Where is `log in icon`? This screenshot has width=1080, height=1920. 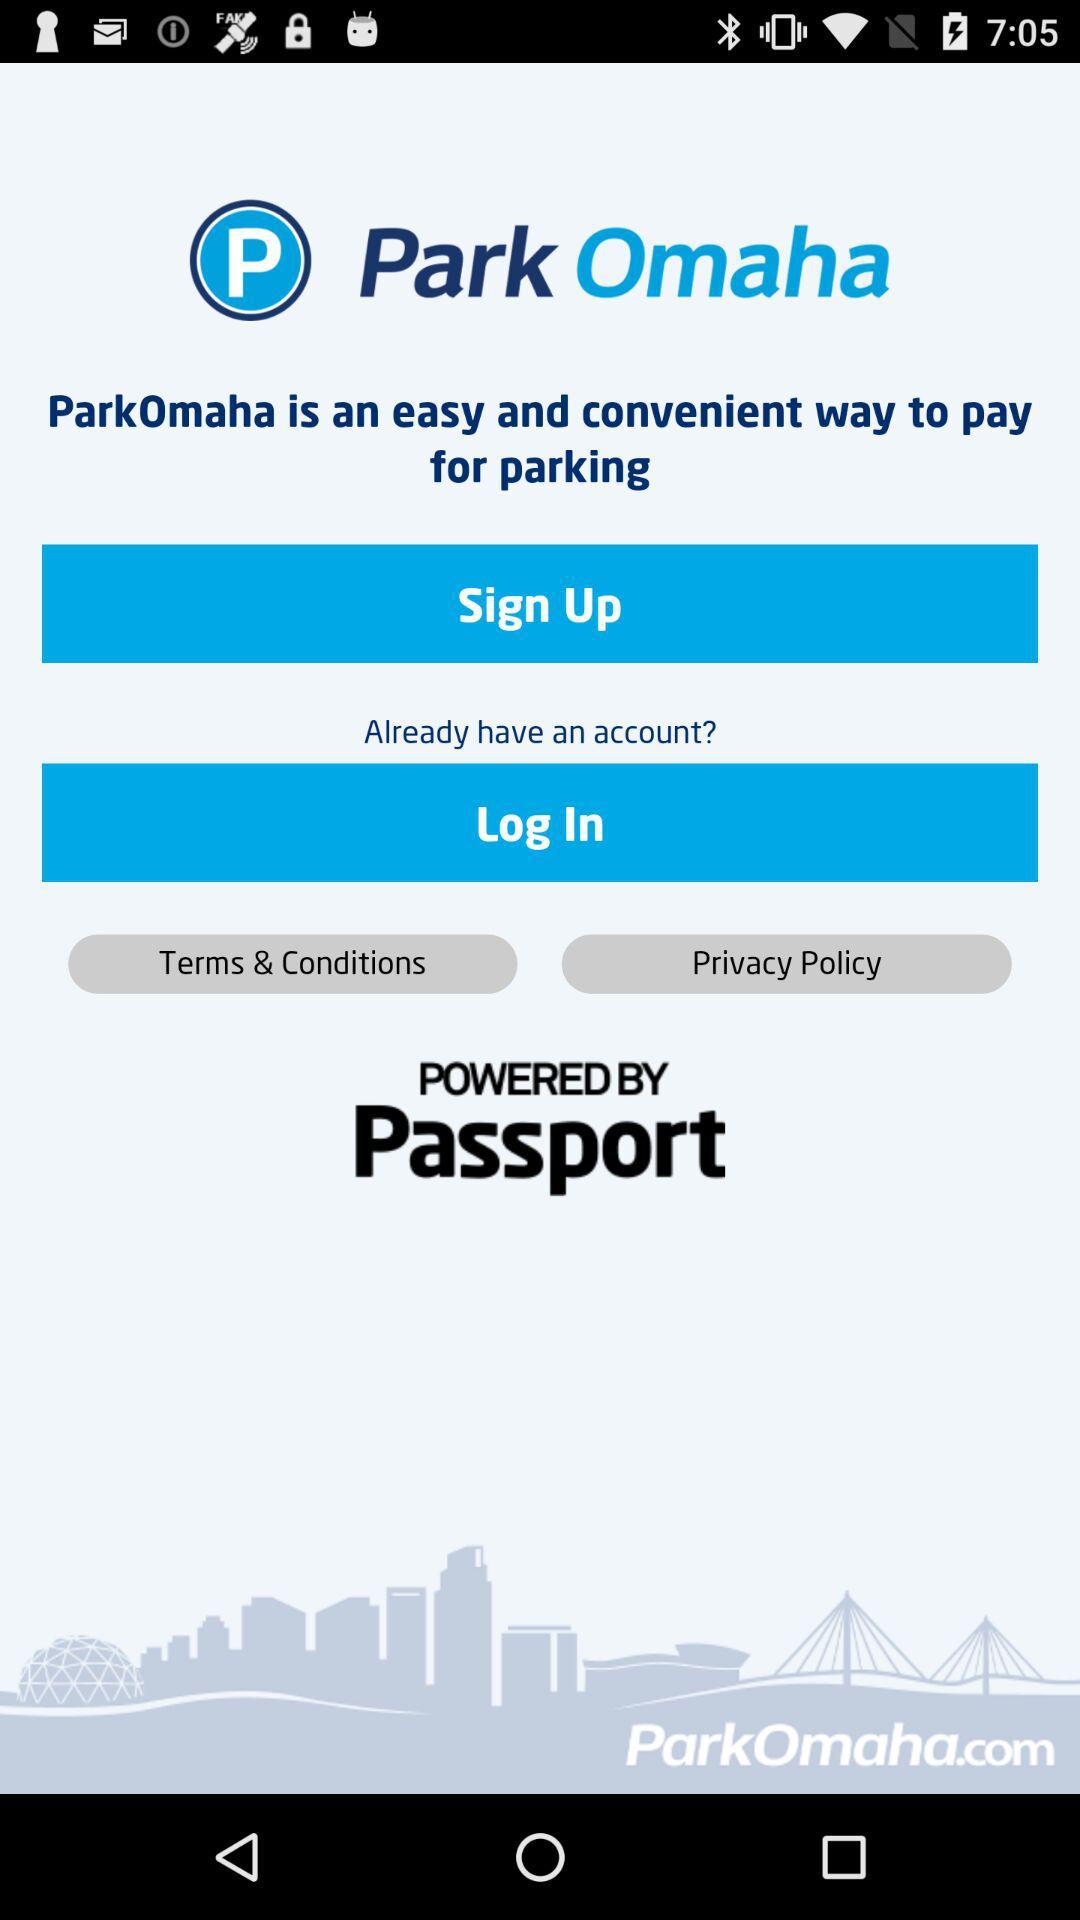 log in icon is located at coordinates (540, 822).